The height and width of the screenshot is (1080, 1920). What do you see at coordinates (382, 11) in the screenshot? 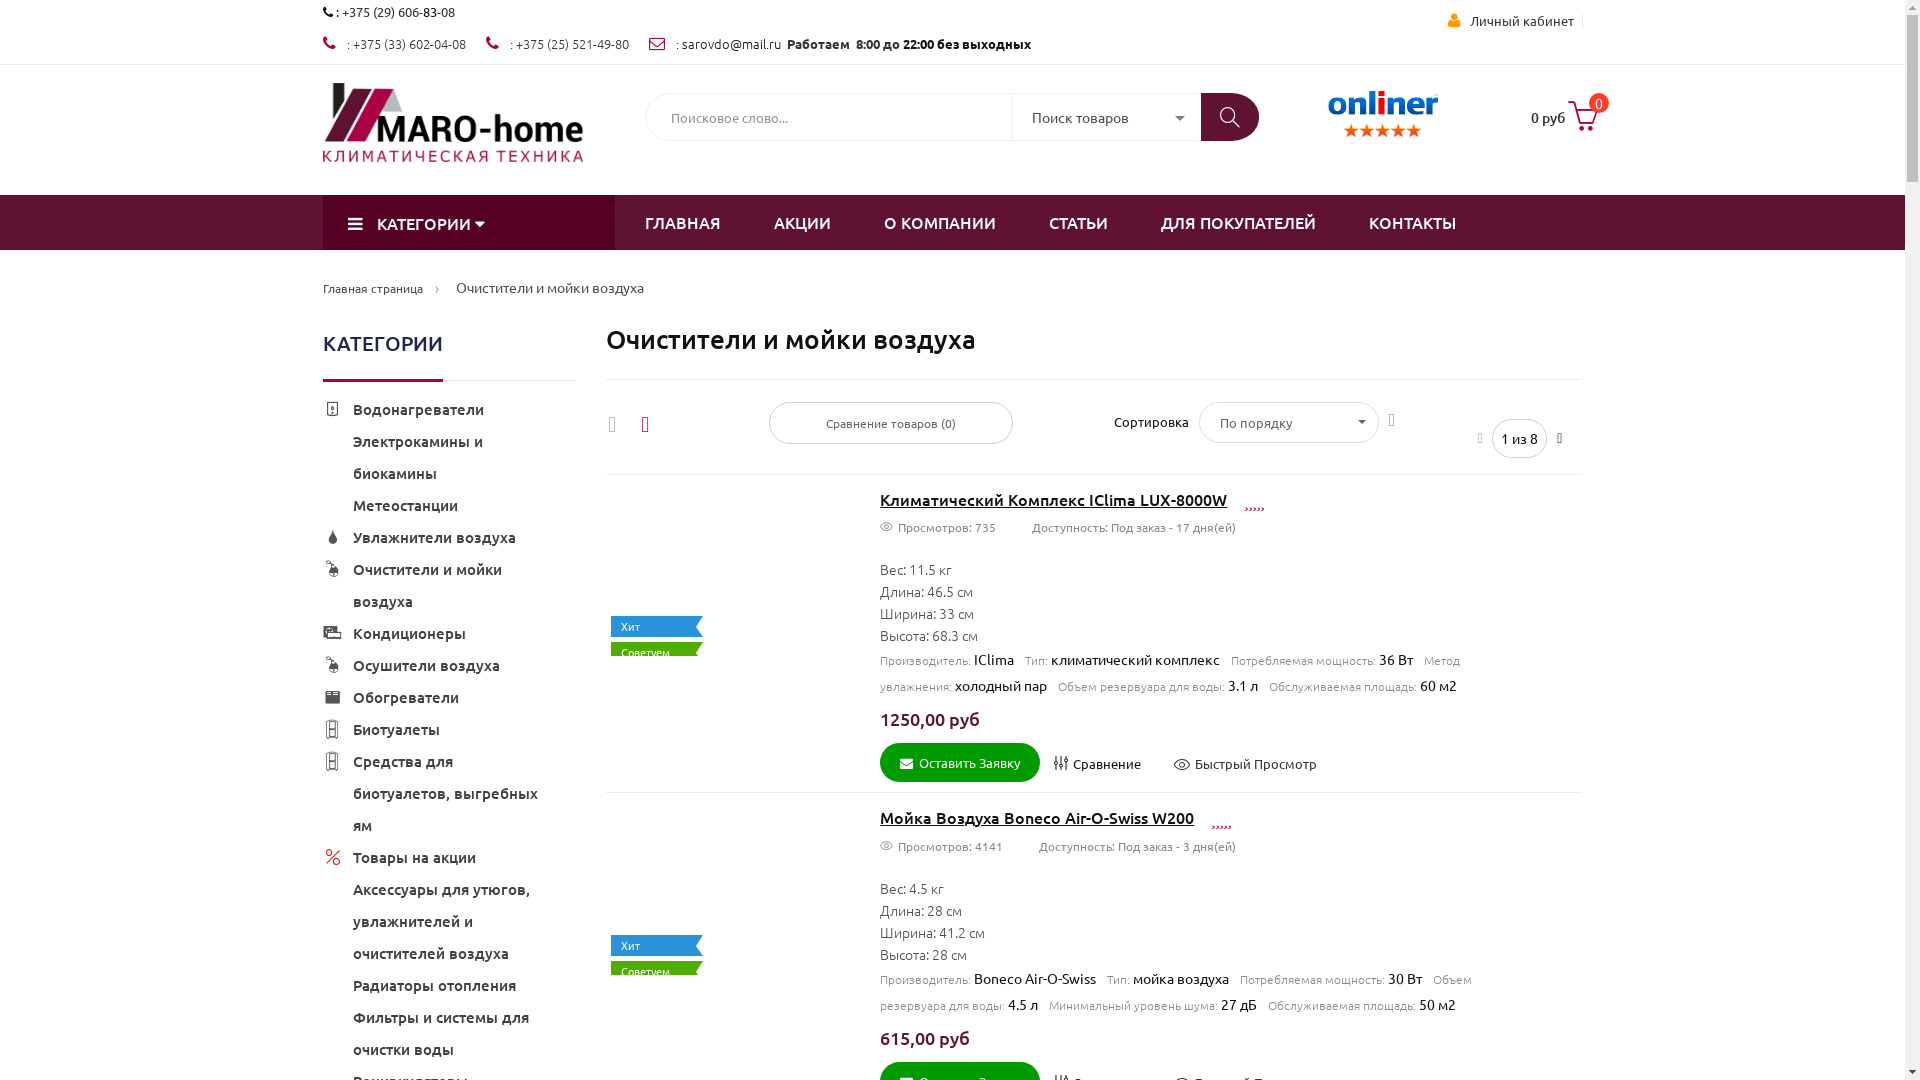
I see `'+375 (29) 606-'` at bounding box center [382, 11].